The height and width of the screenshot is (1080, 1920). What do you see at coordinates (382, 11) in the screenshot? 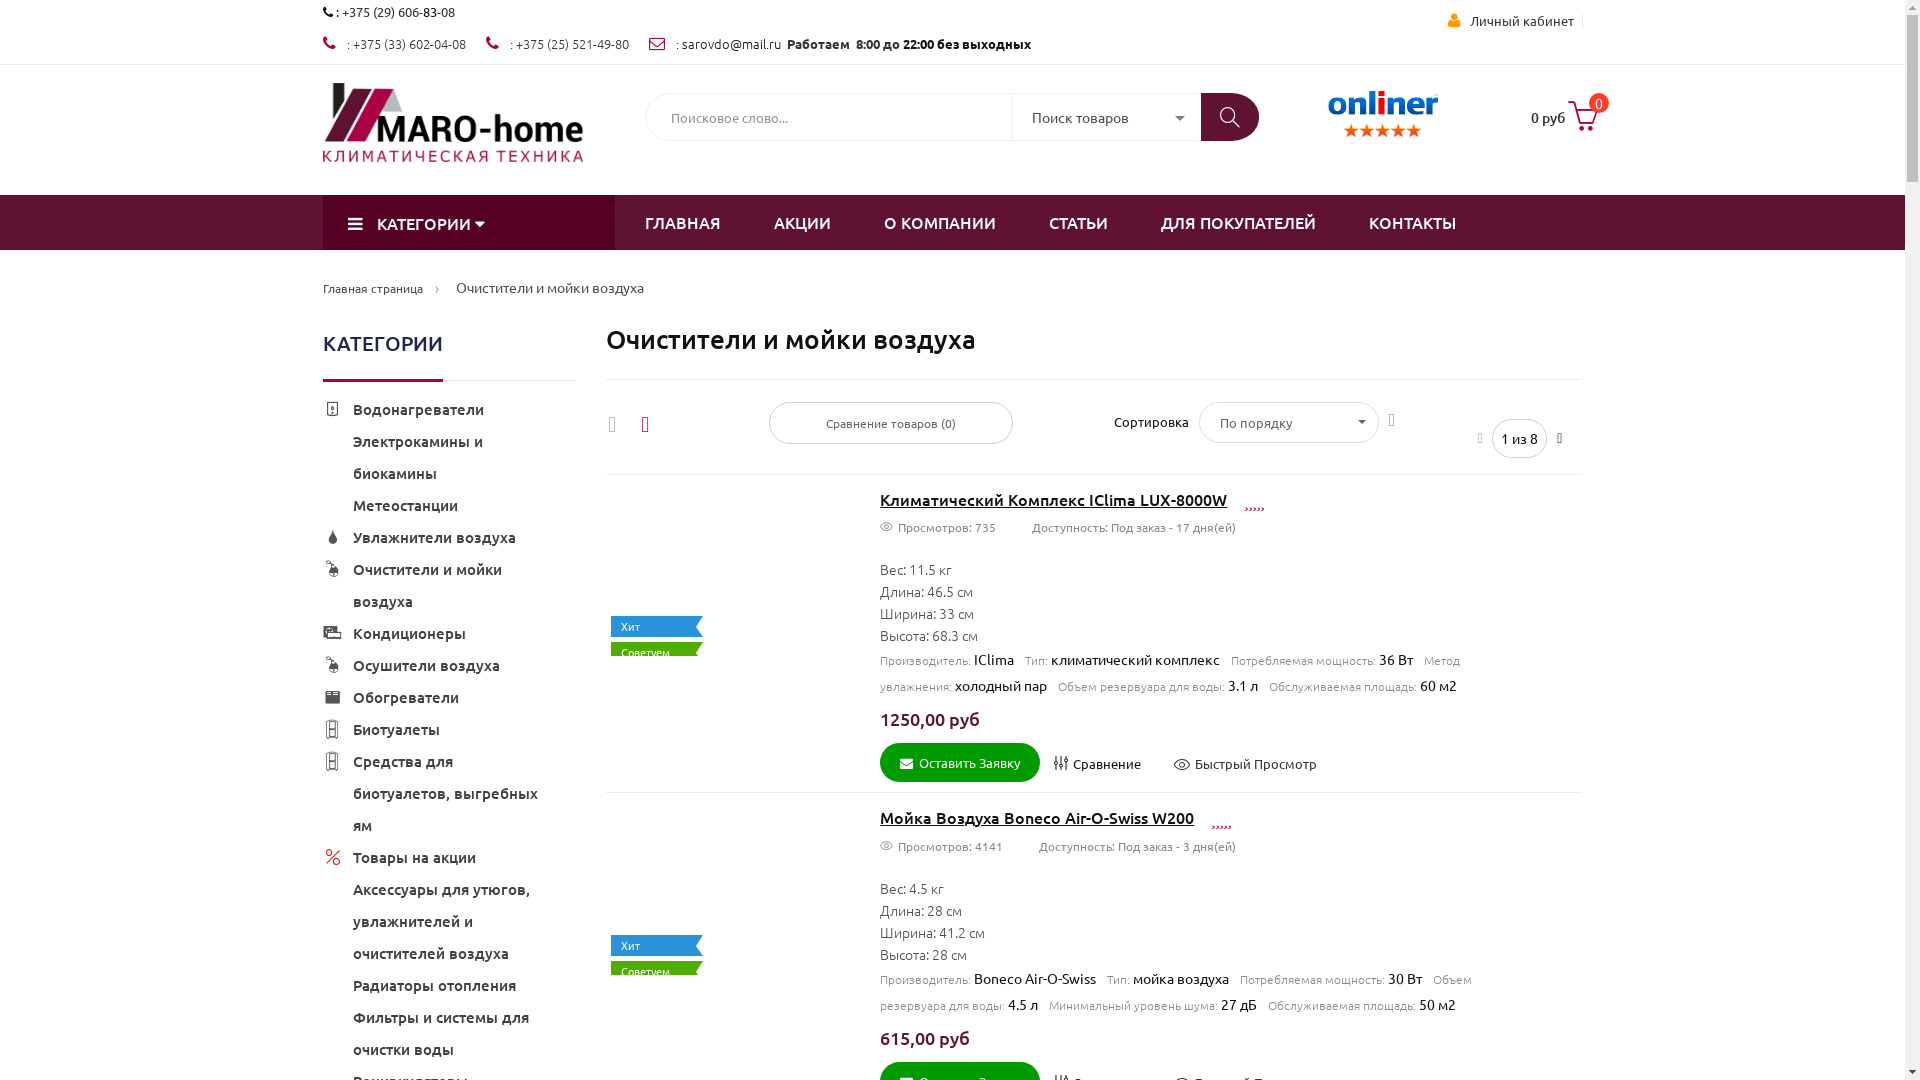
I see `'+375 (29) 606-'` at bounding box center [382, 11].